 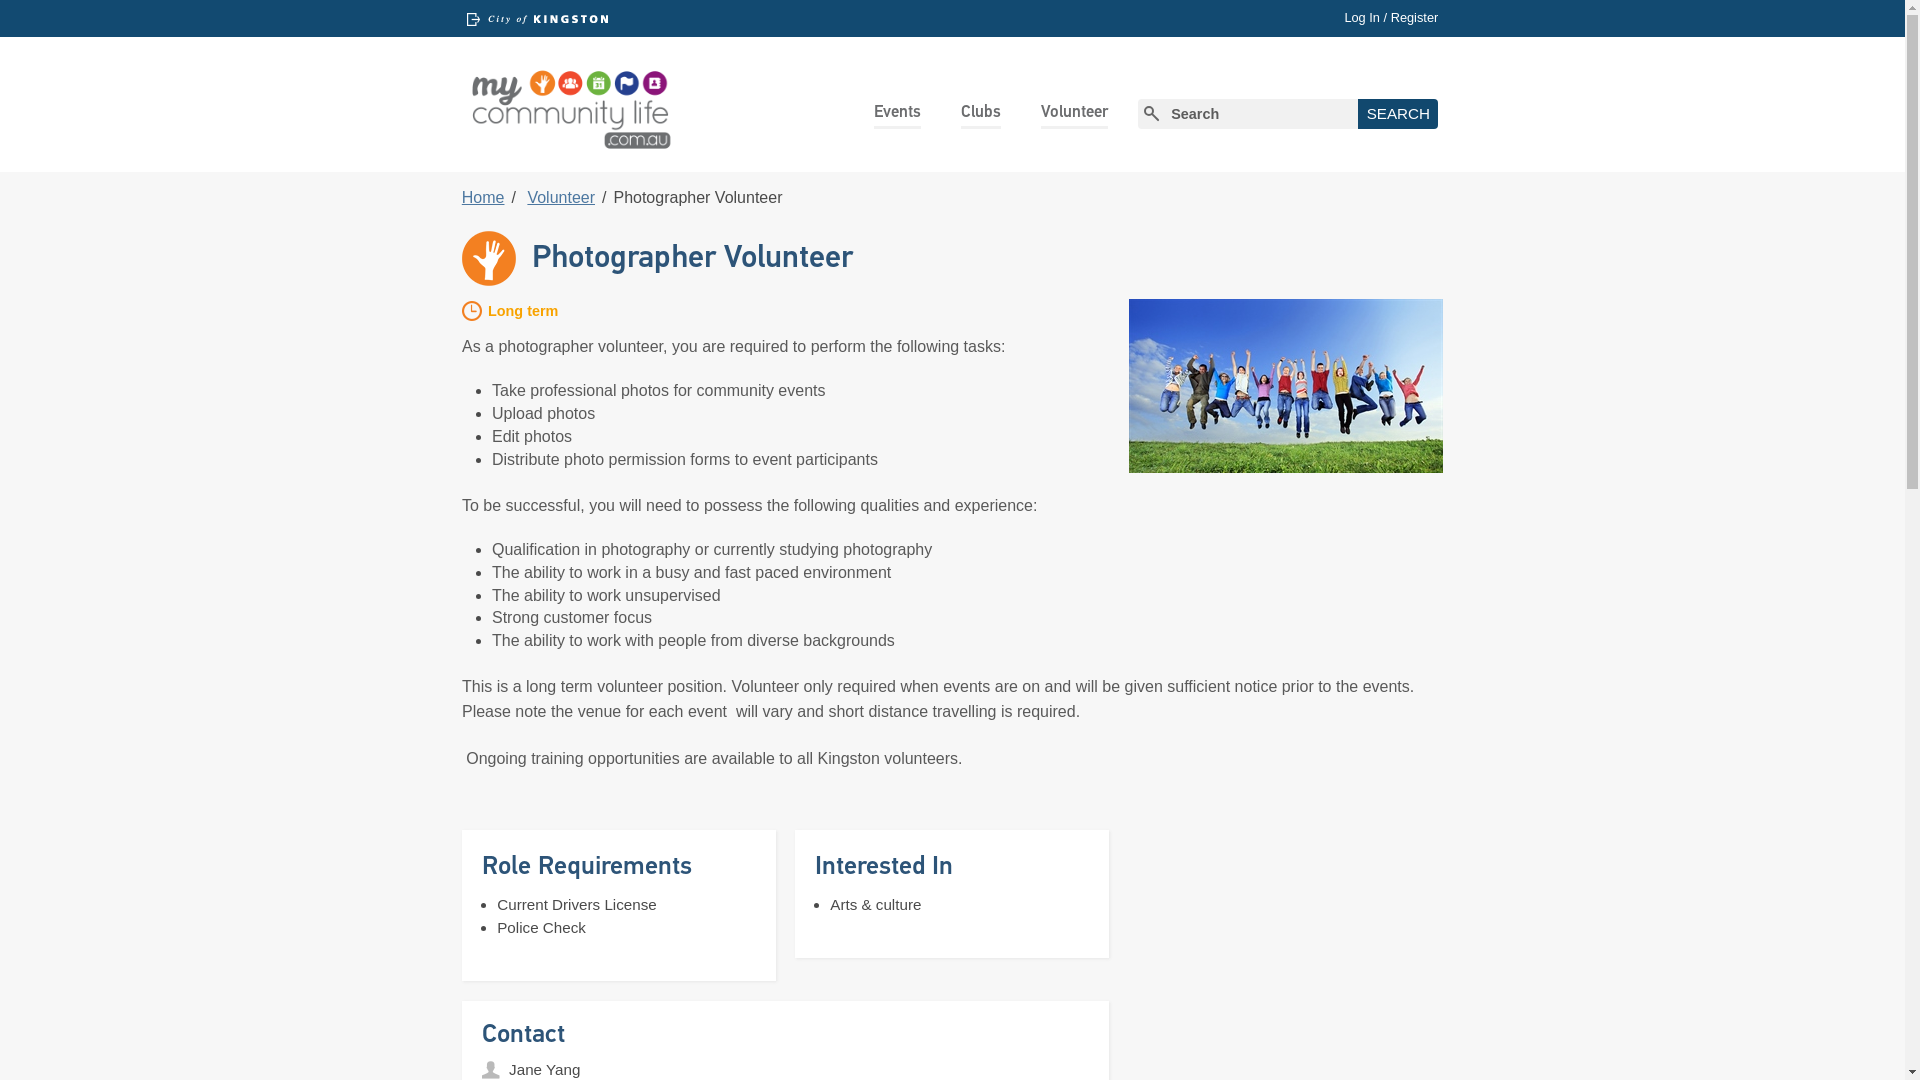 I want to click on 'Log In / Register', so click(x=1390, y=16).